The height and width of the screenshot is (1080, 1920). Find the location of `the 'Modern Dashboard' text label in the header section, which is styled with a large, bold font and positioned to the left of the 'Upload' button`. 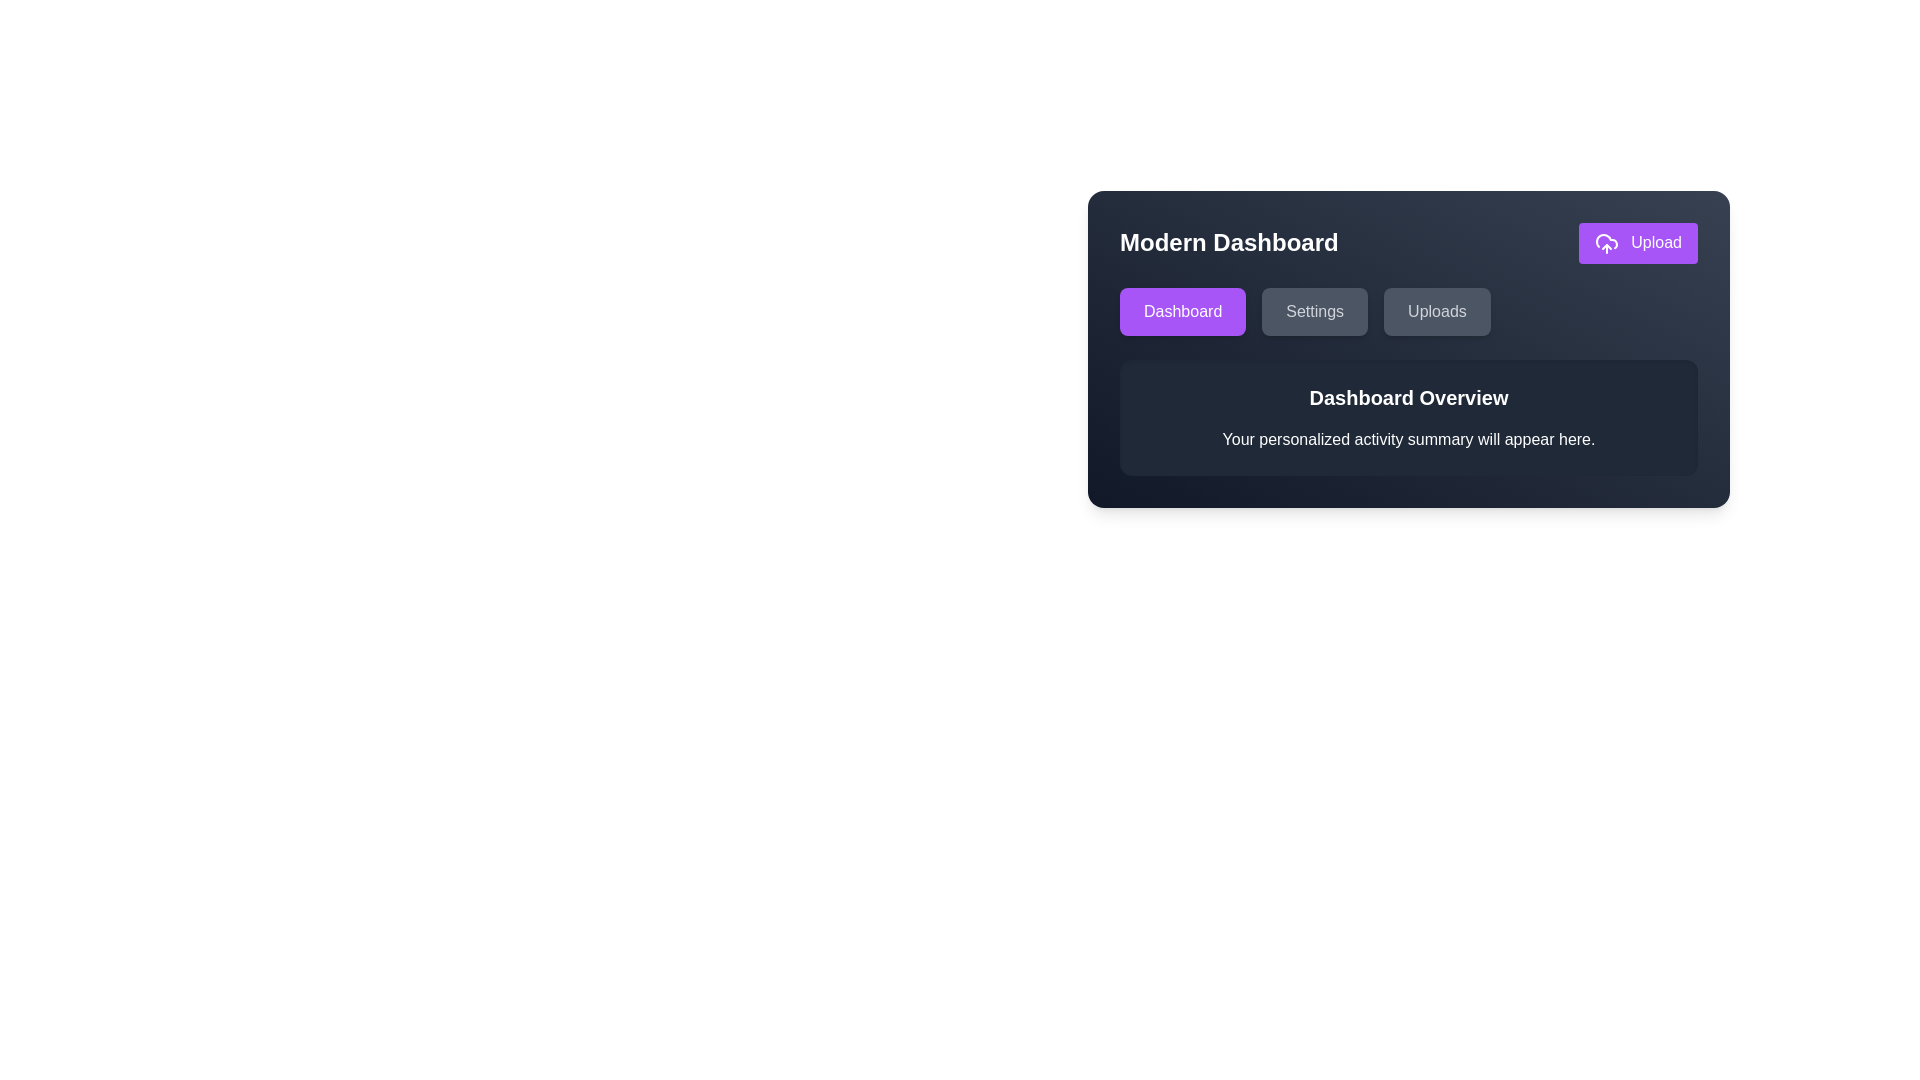

the 'Modern Dashboard' text label in the header section, which is styled with a large, bold font and positioned to the left of the 'Upload' button is located at coordinates (1228, 242).